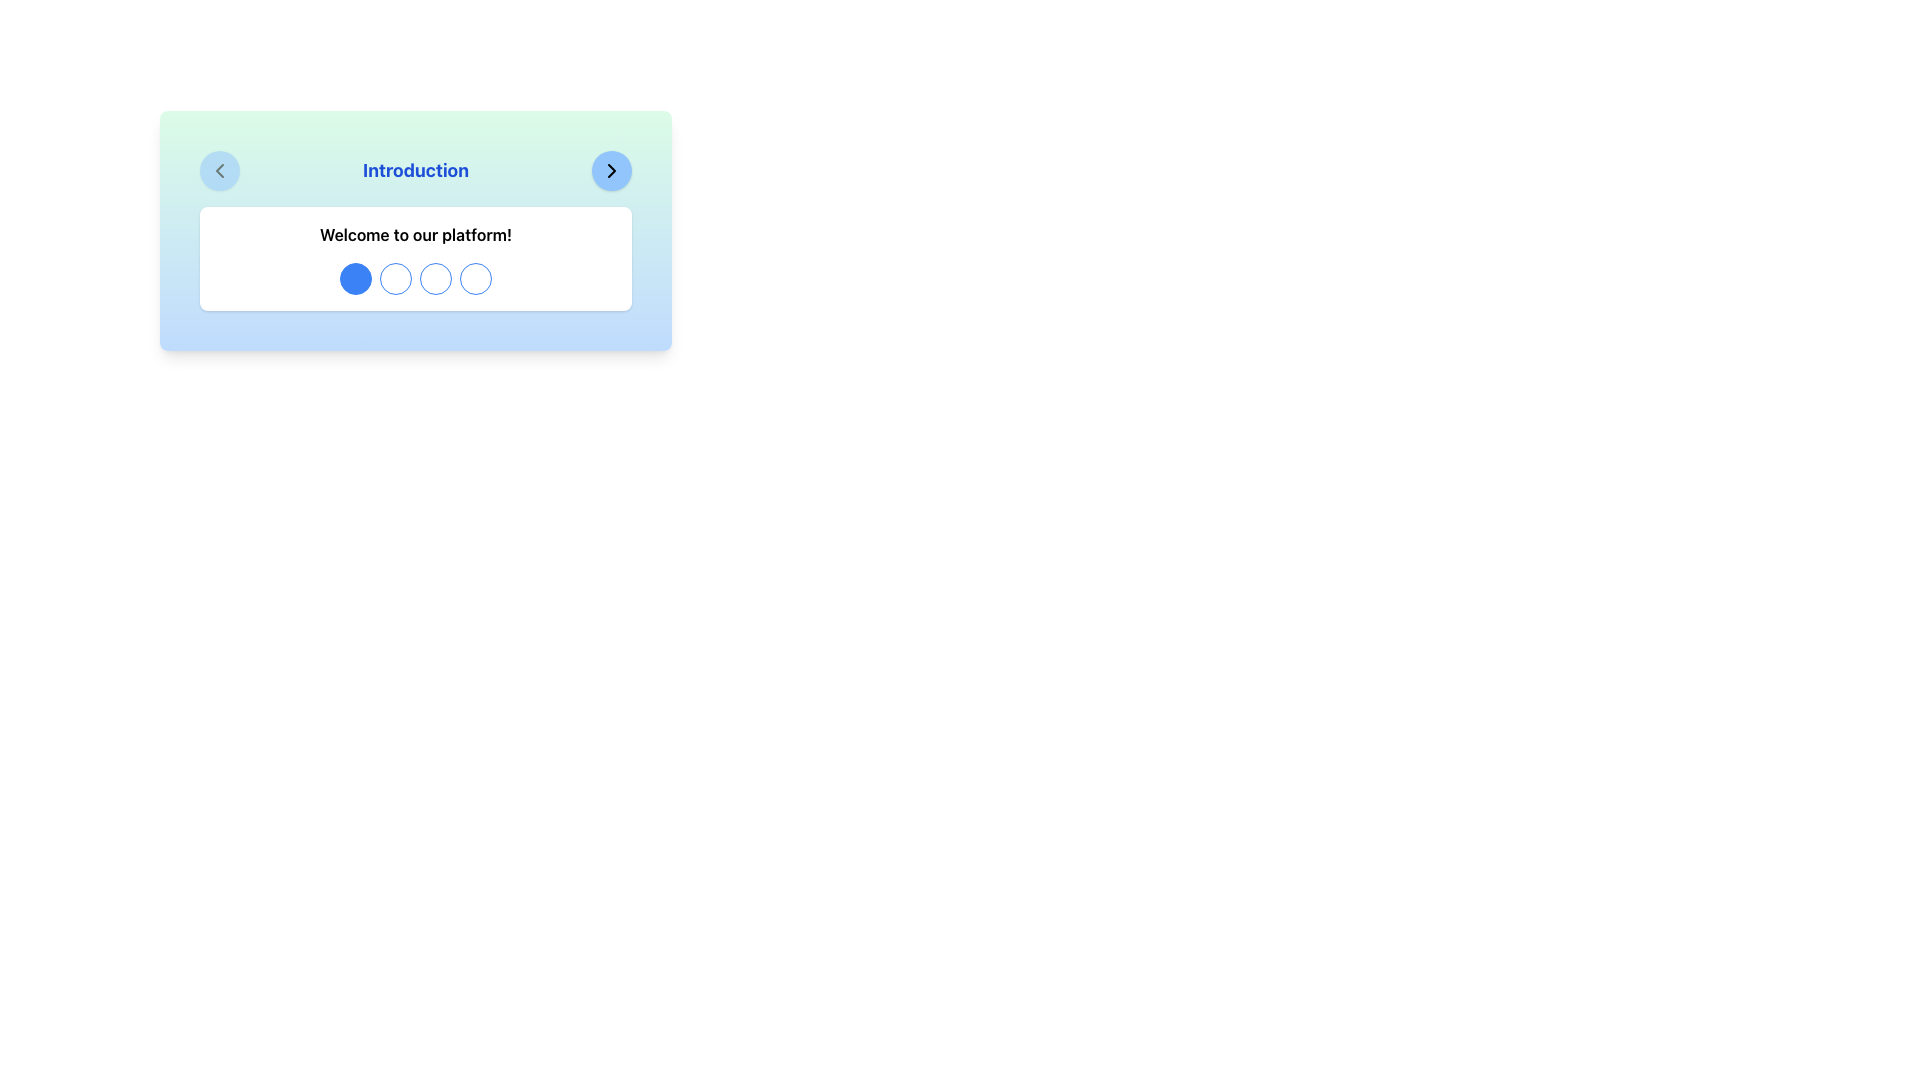 This screenshot has width=1920, height=1080. Describe the element at coordinates (610, 169) in the screenshot. I see `the black chevron-right icon located within the circular button at the top-right corner of the interface` at that location.